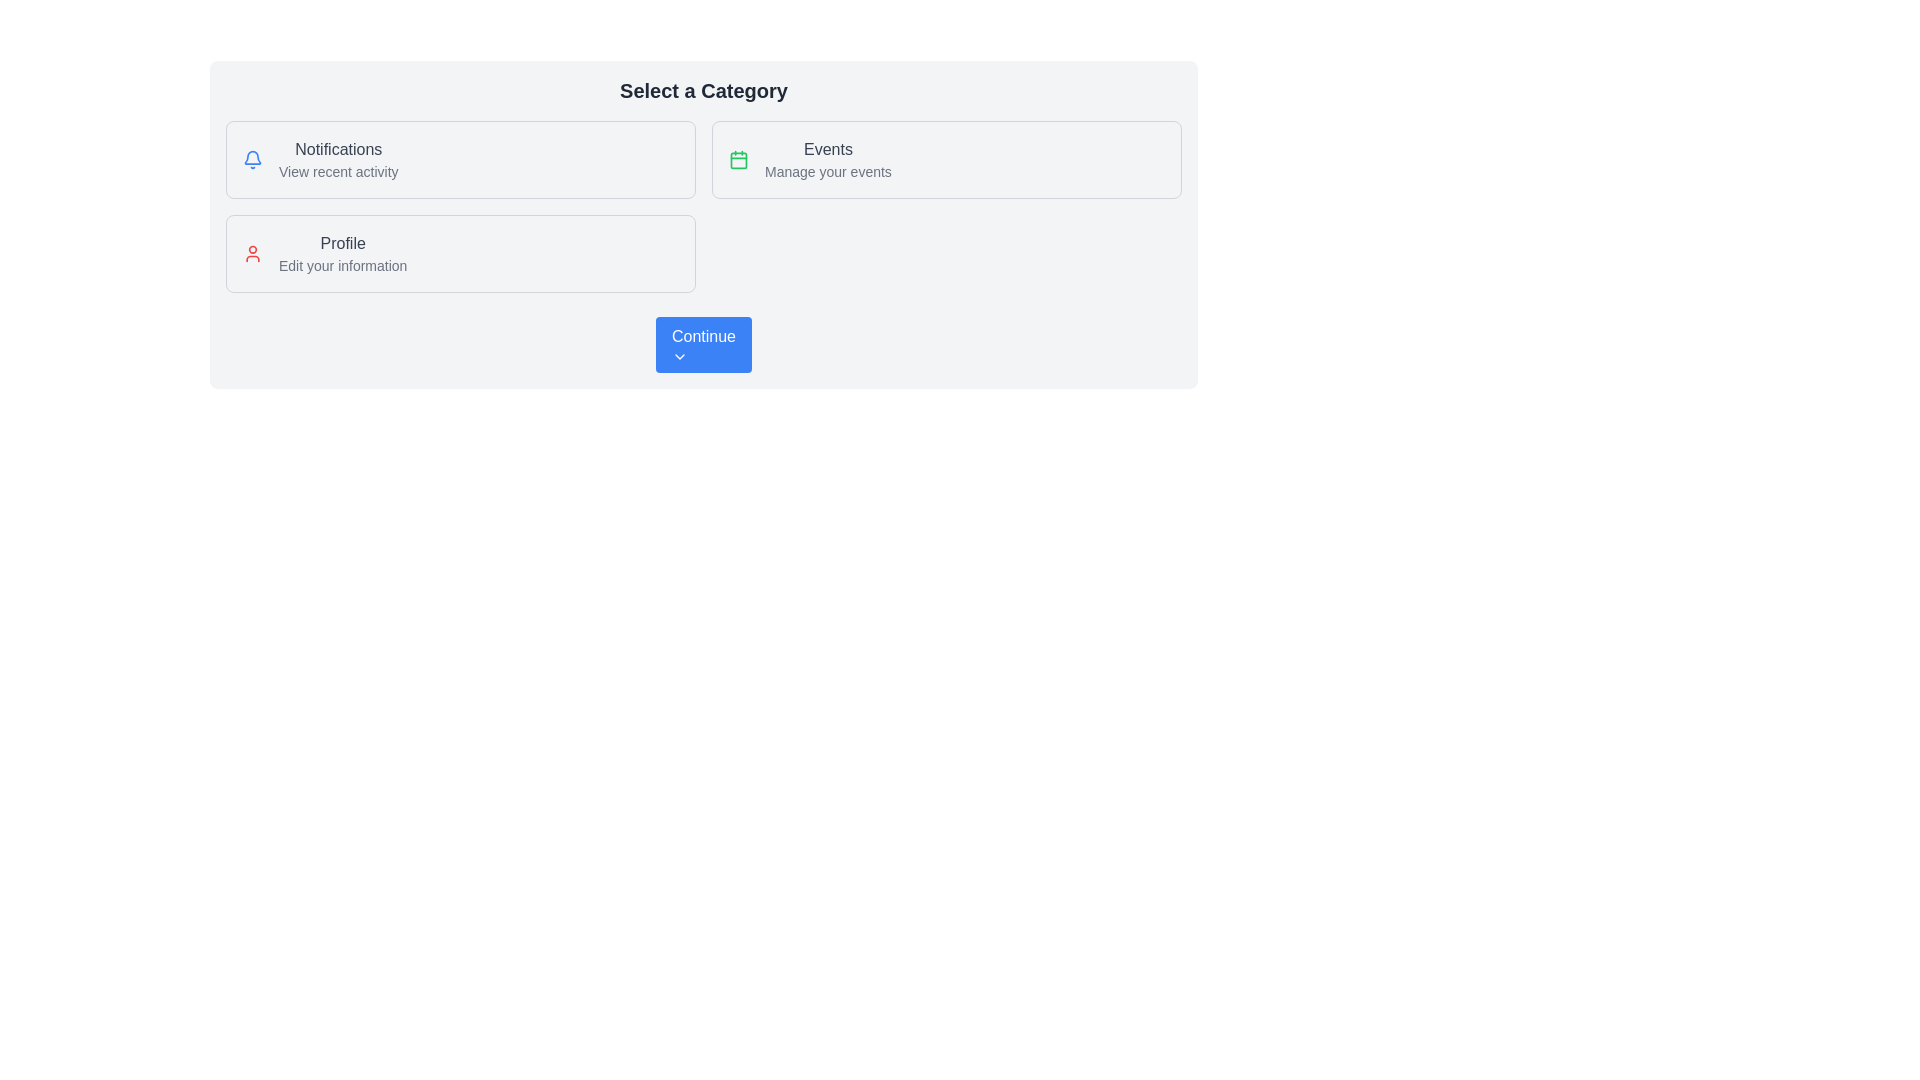  Describe the element at coordinates (738, 158) in the screenshot. I see `the main body of the calendar icon located in the top-right section of the interface under the 'Events' category` at that location.